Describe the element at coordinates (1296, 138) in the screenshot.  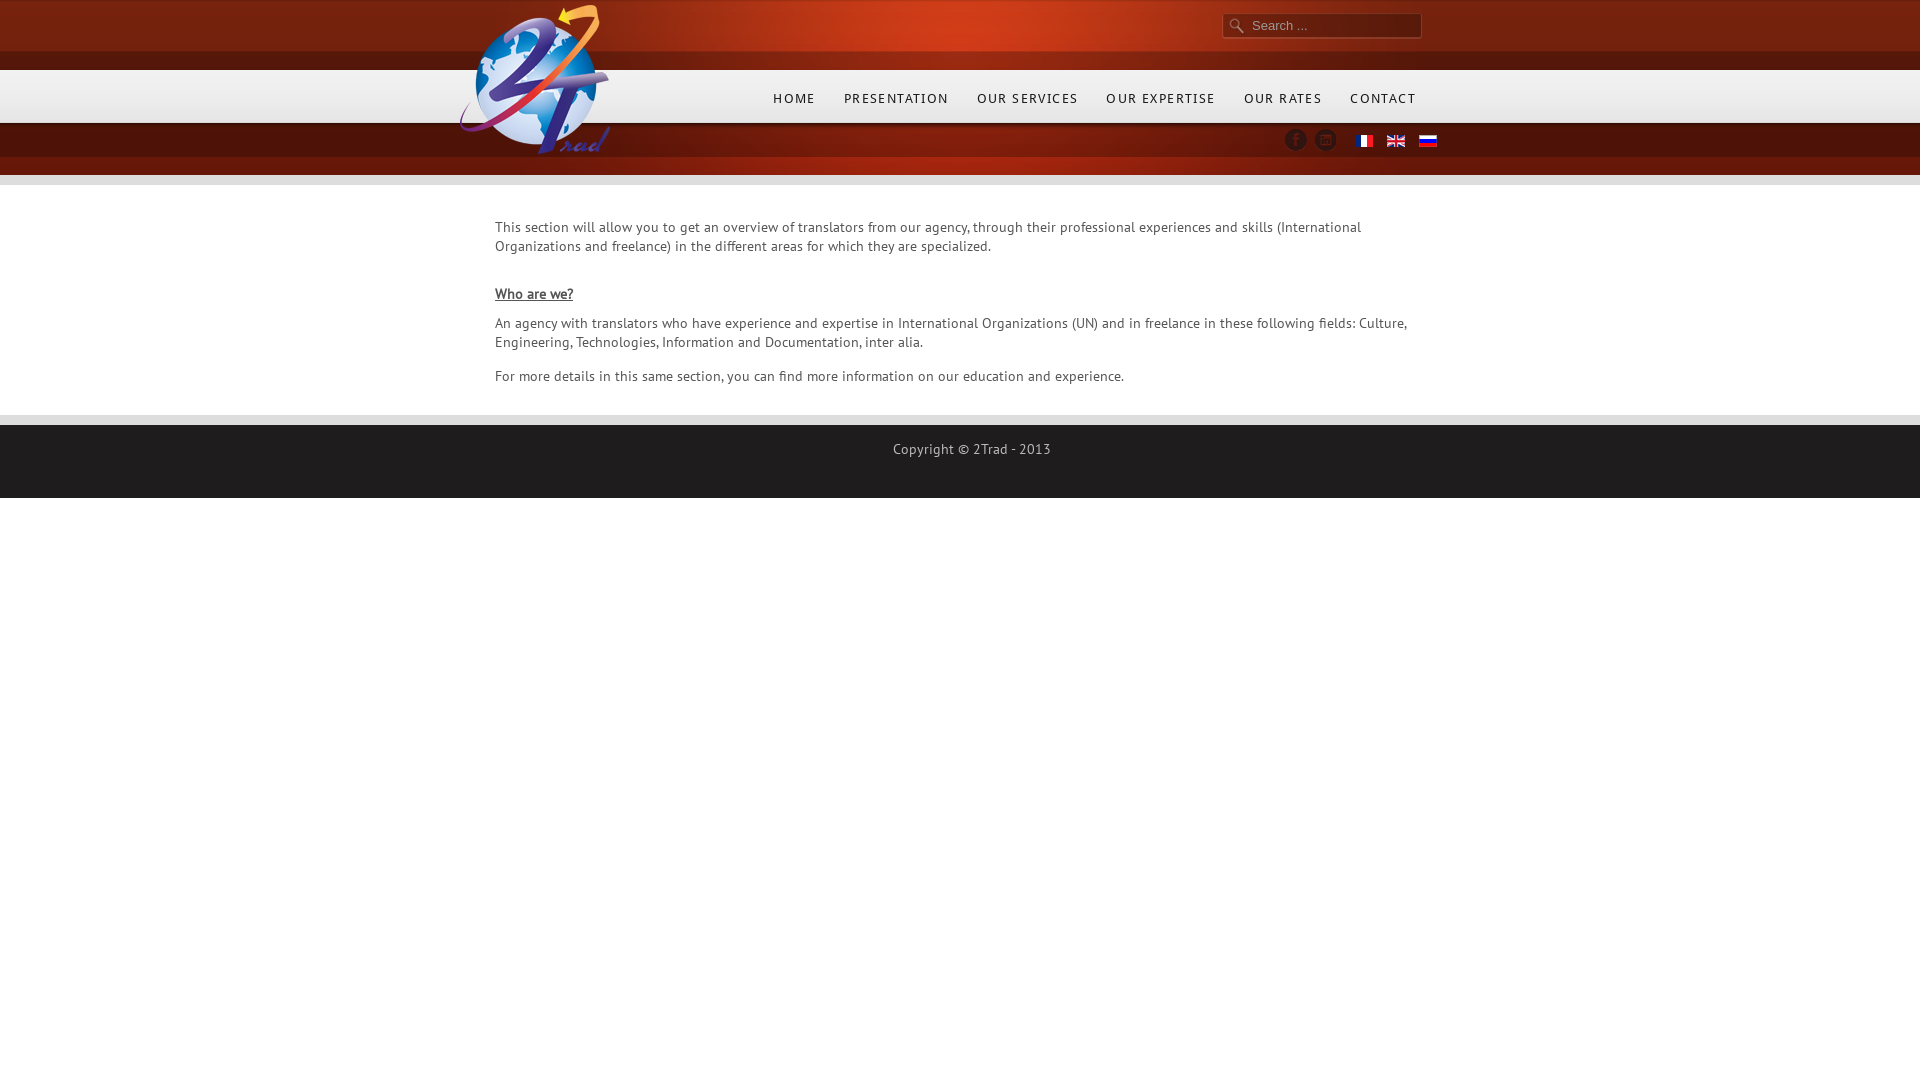
I see `'Facebook'` at that location.